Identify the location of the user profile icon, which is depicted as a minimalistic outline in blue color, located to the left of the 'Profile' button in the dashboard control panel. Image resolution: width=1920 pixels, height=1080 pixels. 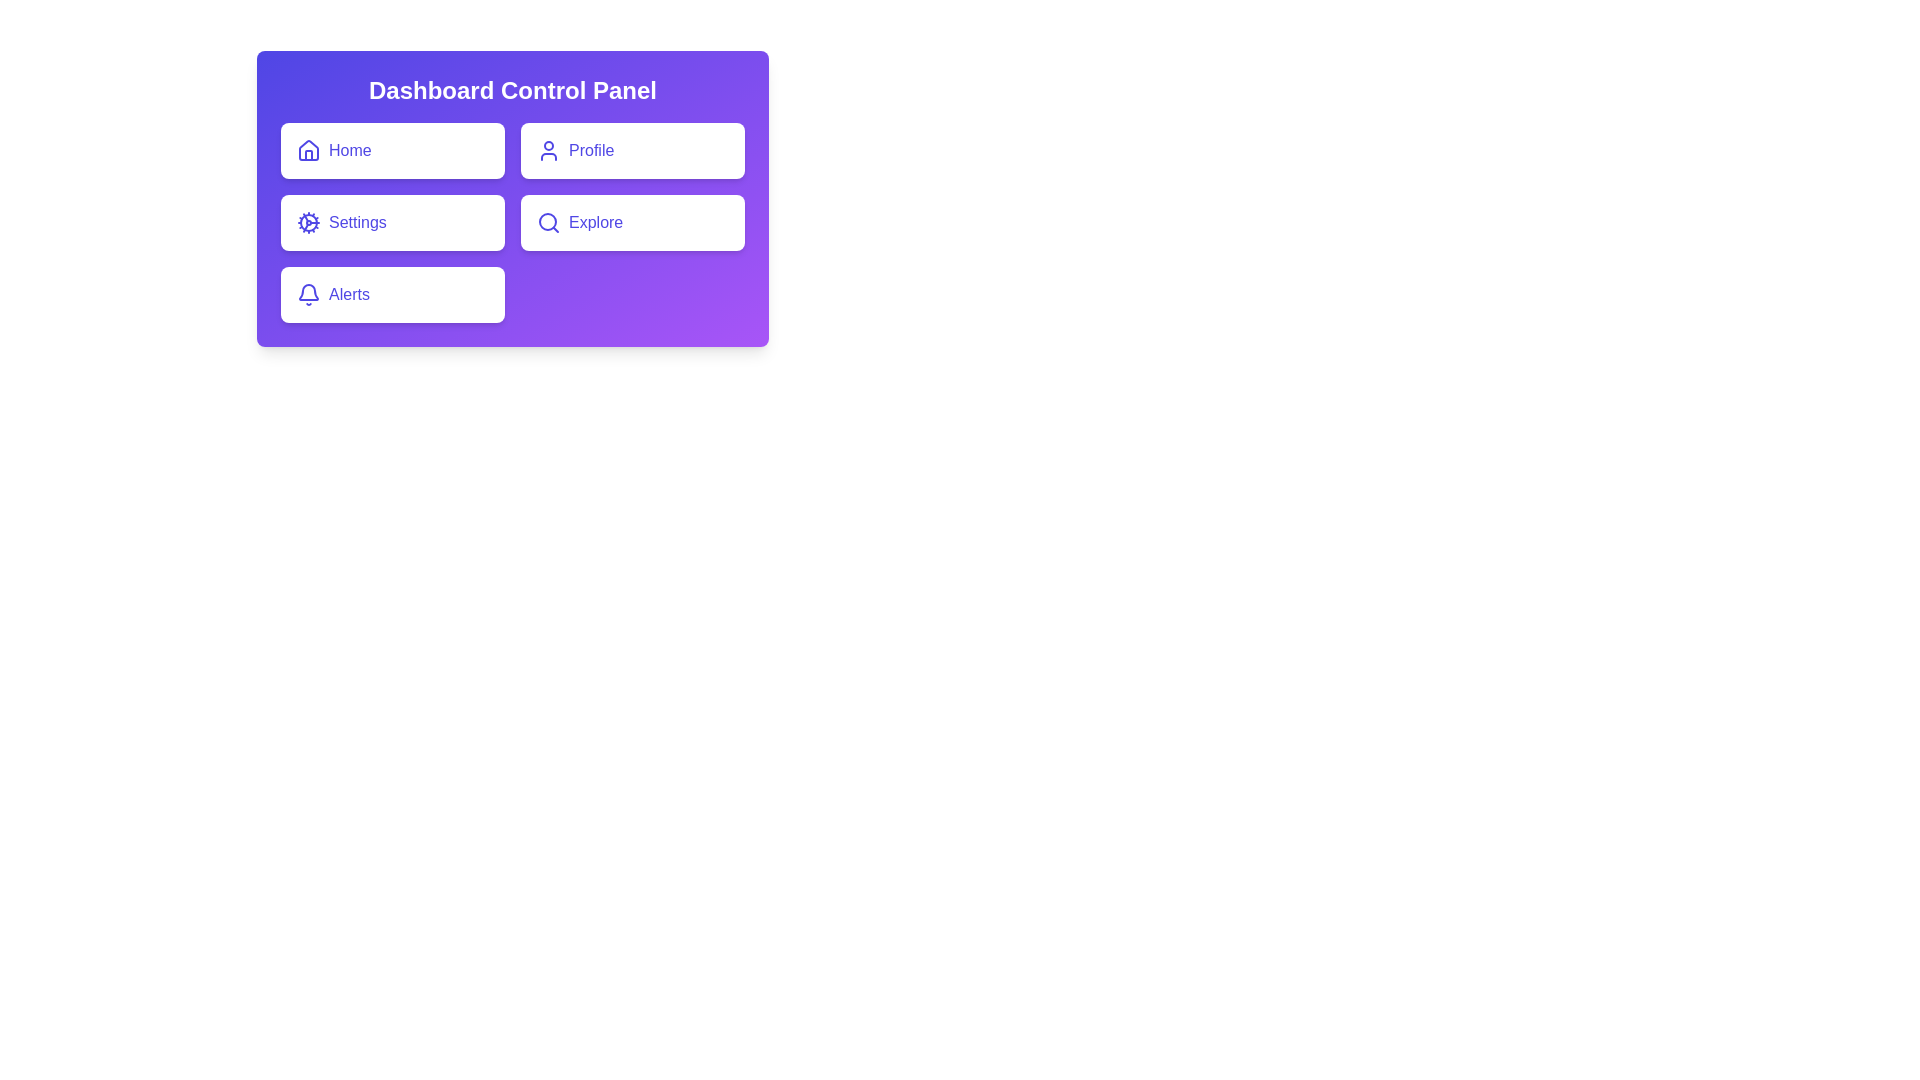
(548, 149).